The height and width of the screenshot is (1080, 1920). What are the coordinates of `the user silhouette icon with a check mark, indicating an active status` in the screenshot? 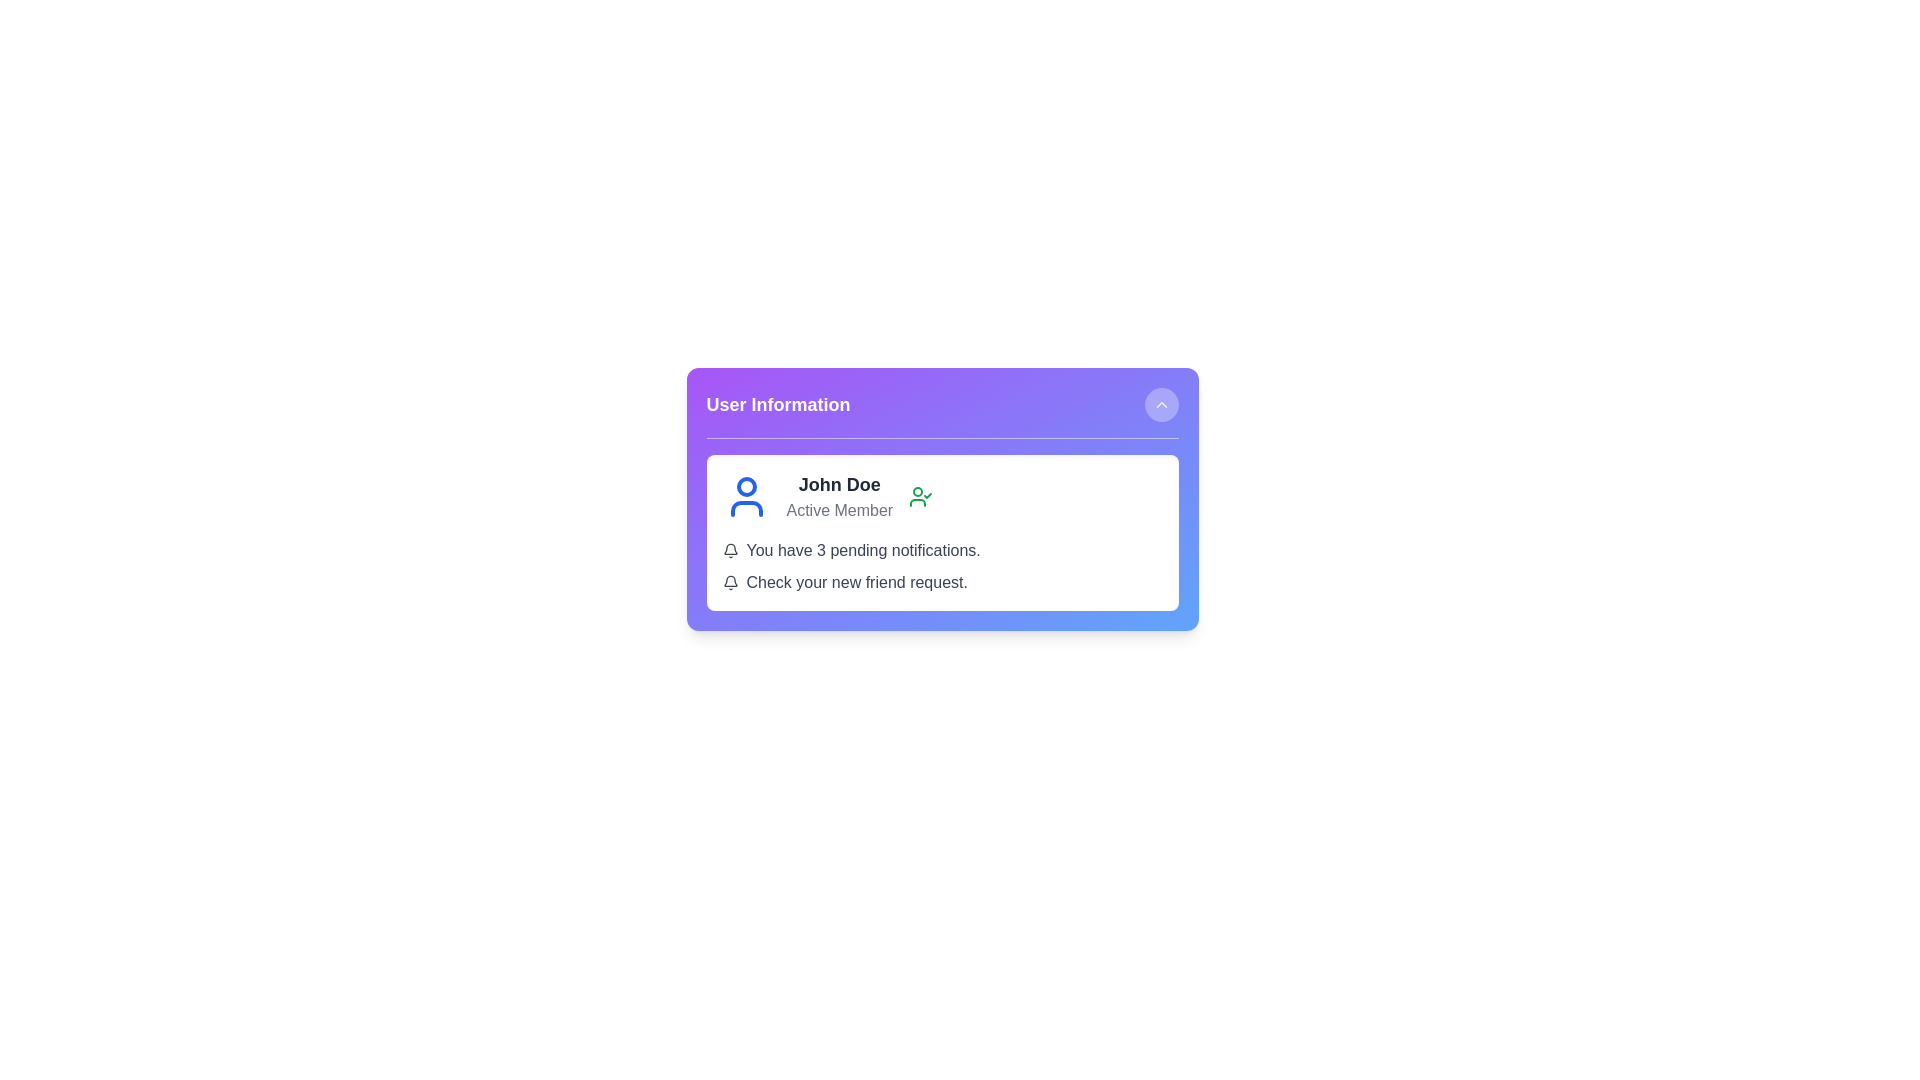 It's located at (920, 496).